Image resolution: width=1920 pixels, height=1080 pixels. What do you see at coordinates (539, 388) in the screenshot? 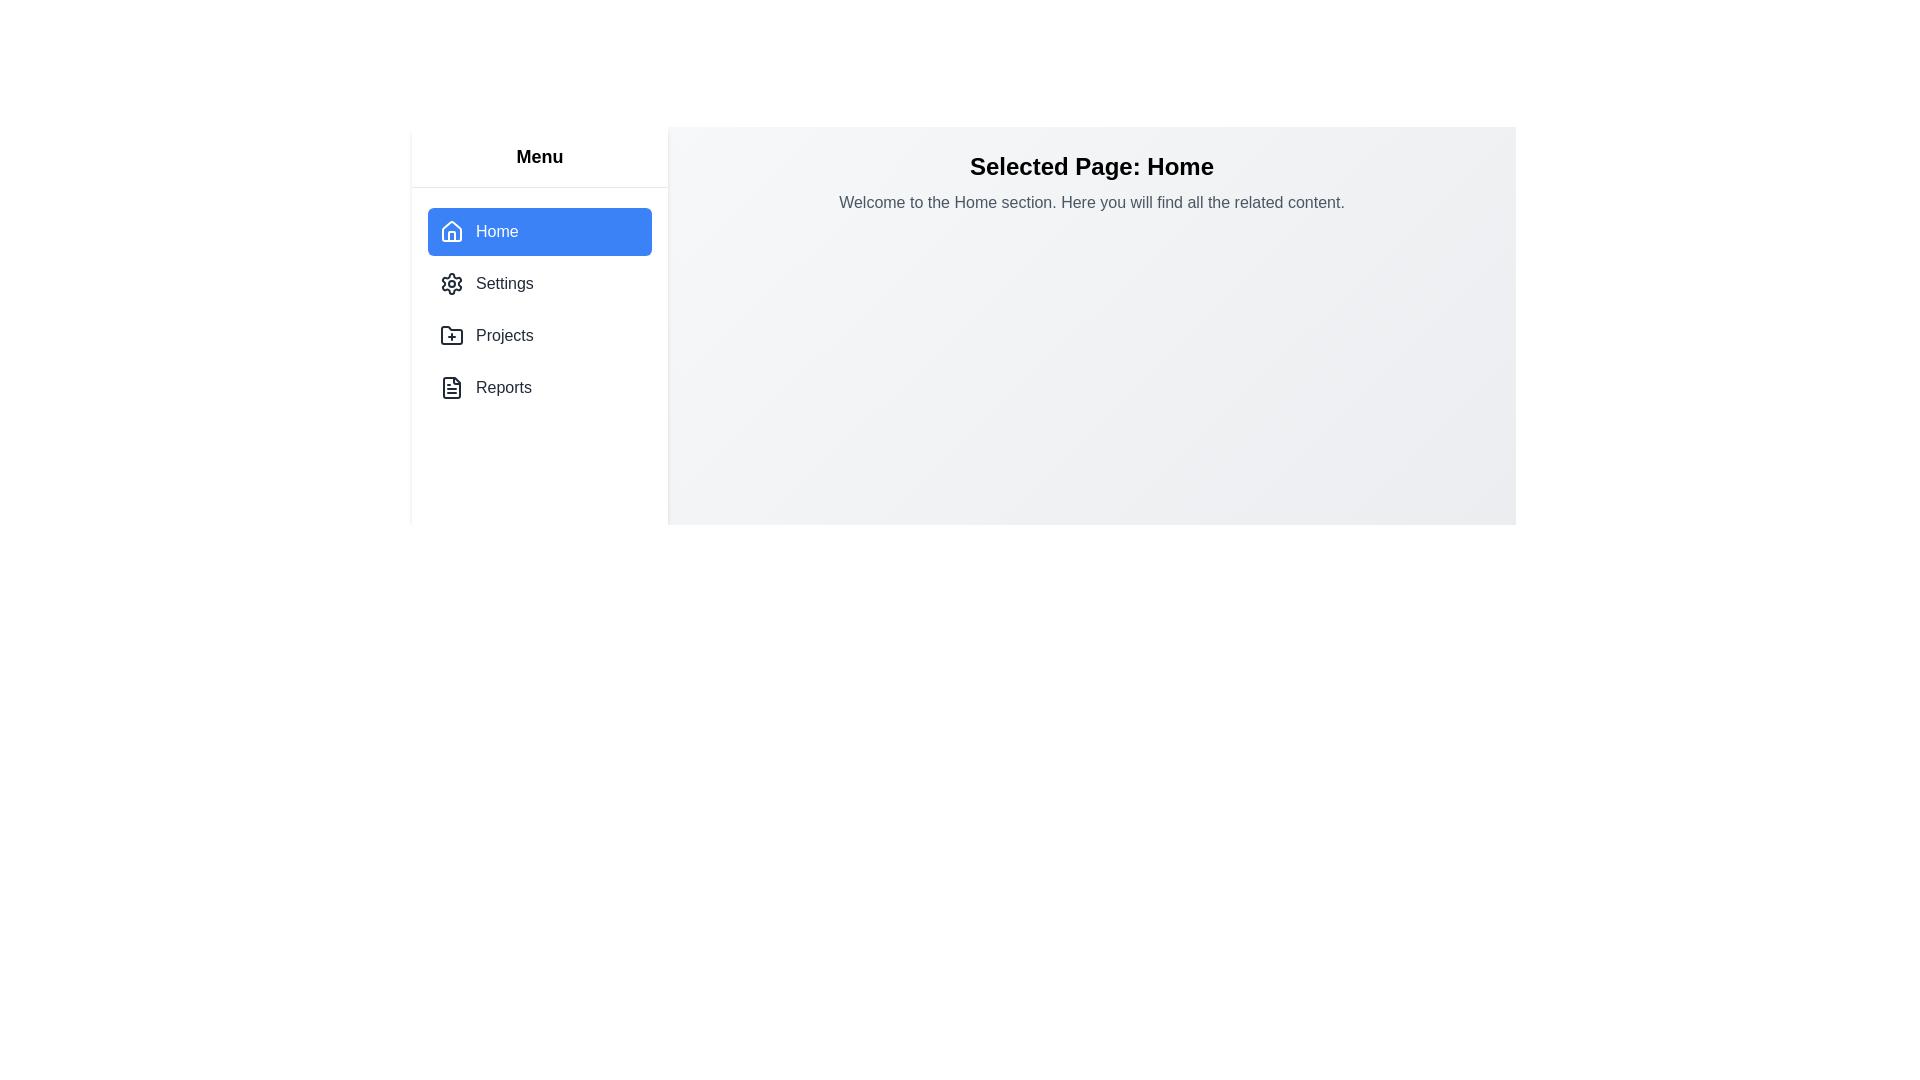
I see `the 'Reports' button` at bounding box center [539, 388].